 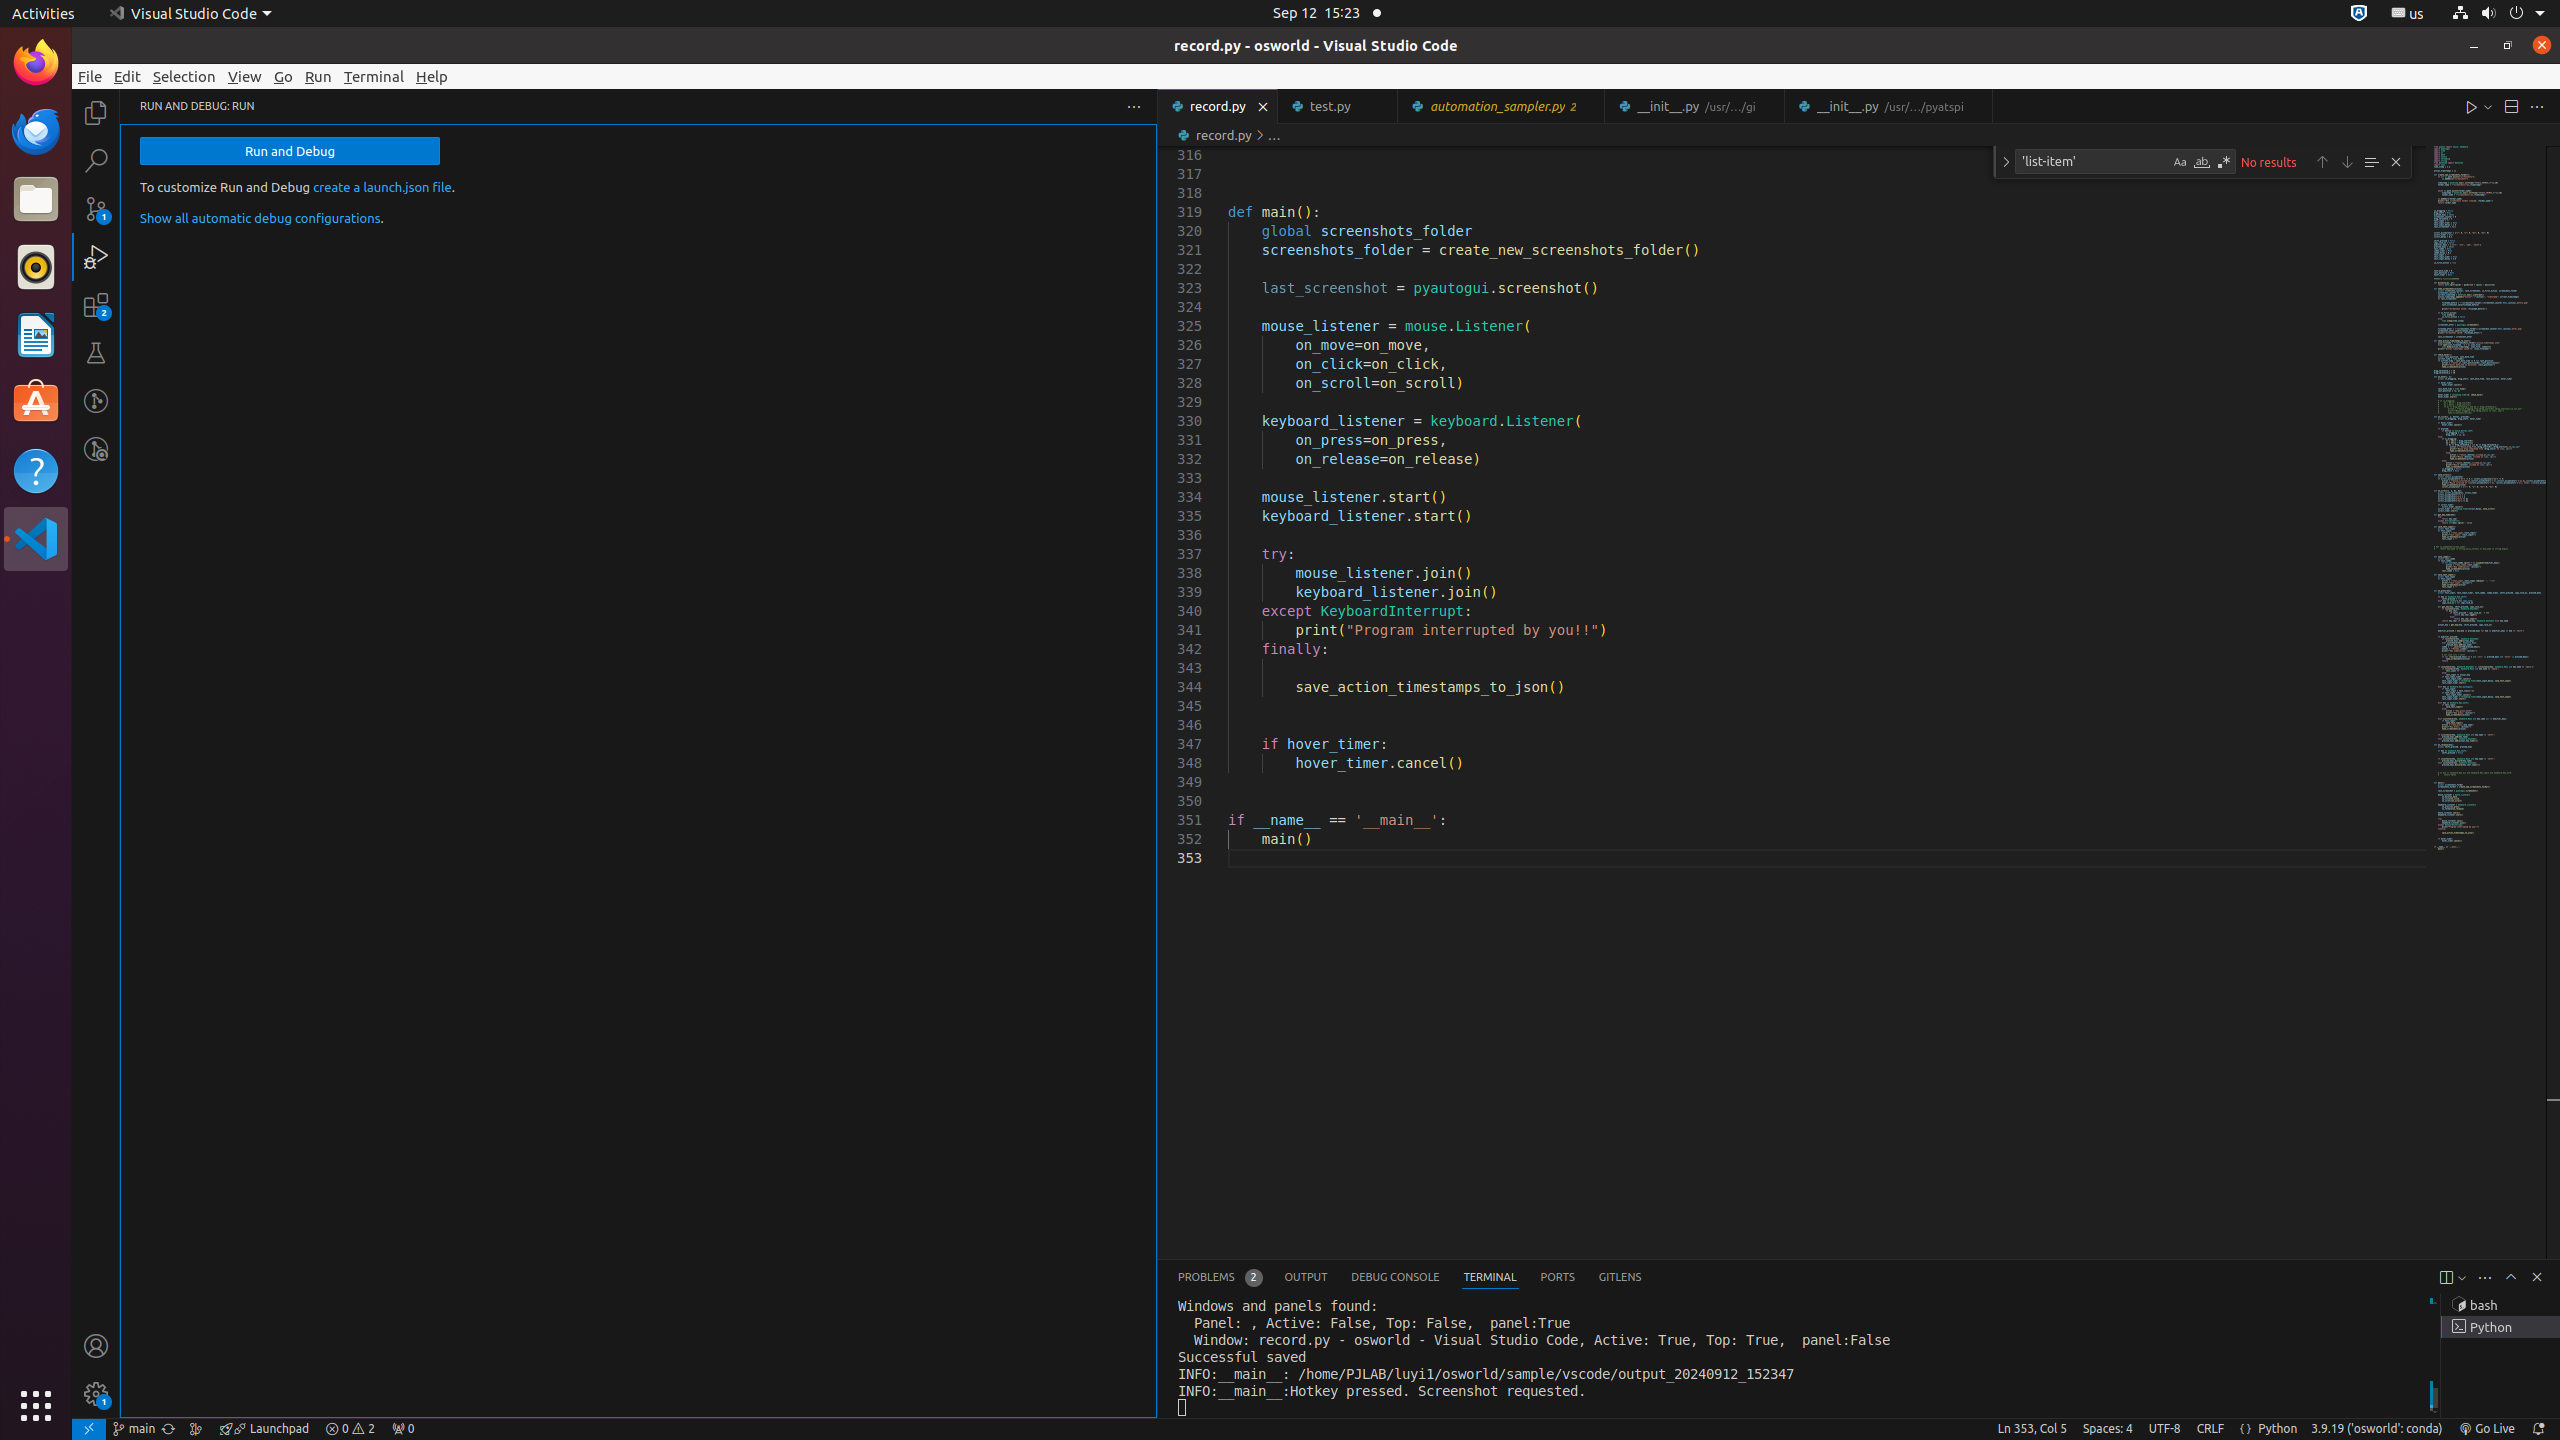 What do you see at coordinates (289, 150) in the screenshot?
I see `'Run and Debug'` at bounding box center [289, 150].